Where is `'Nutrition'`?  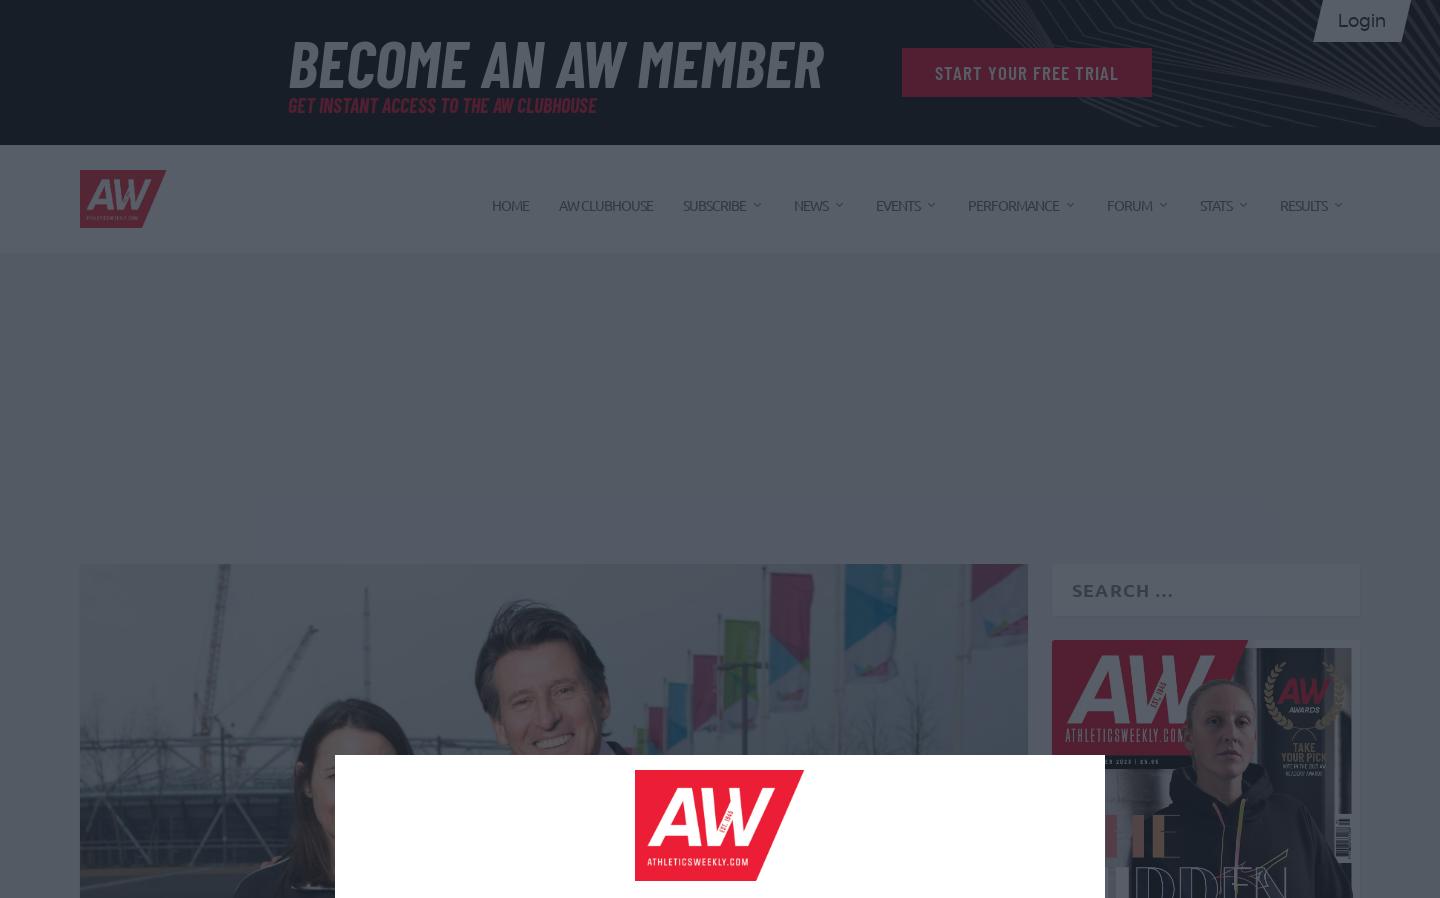 'Nutrition' is located at coordinates (1009, 484).